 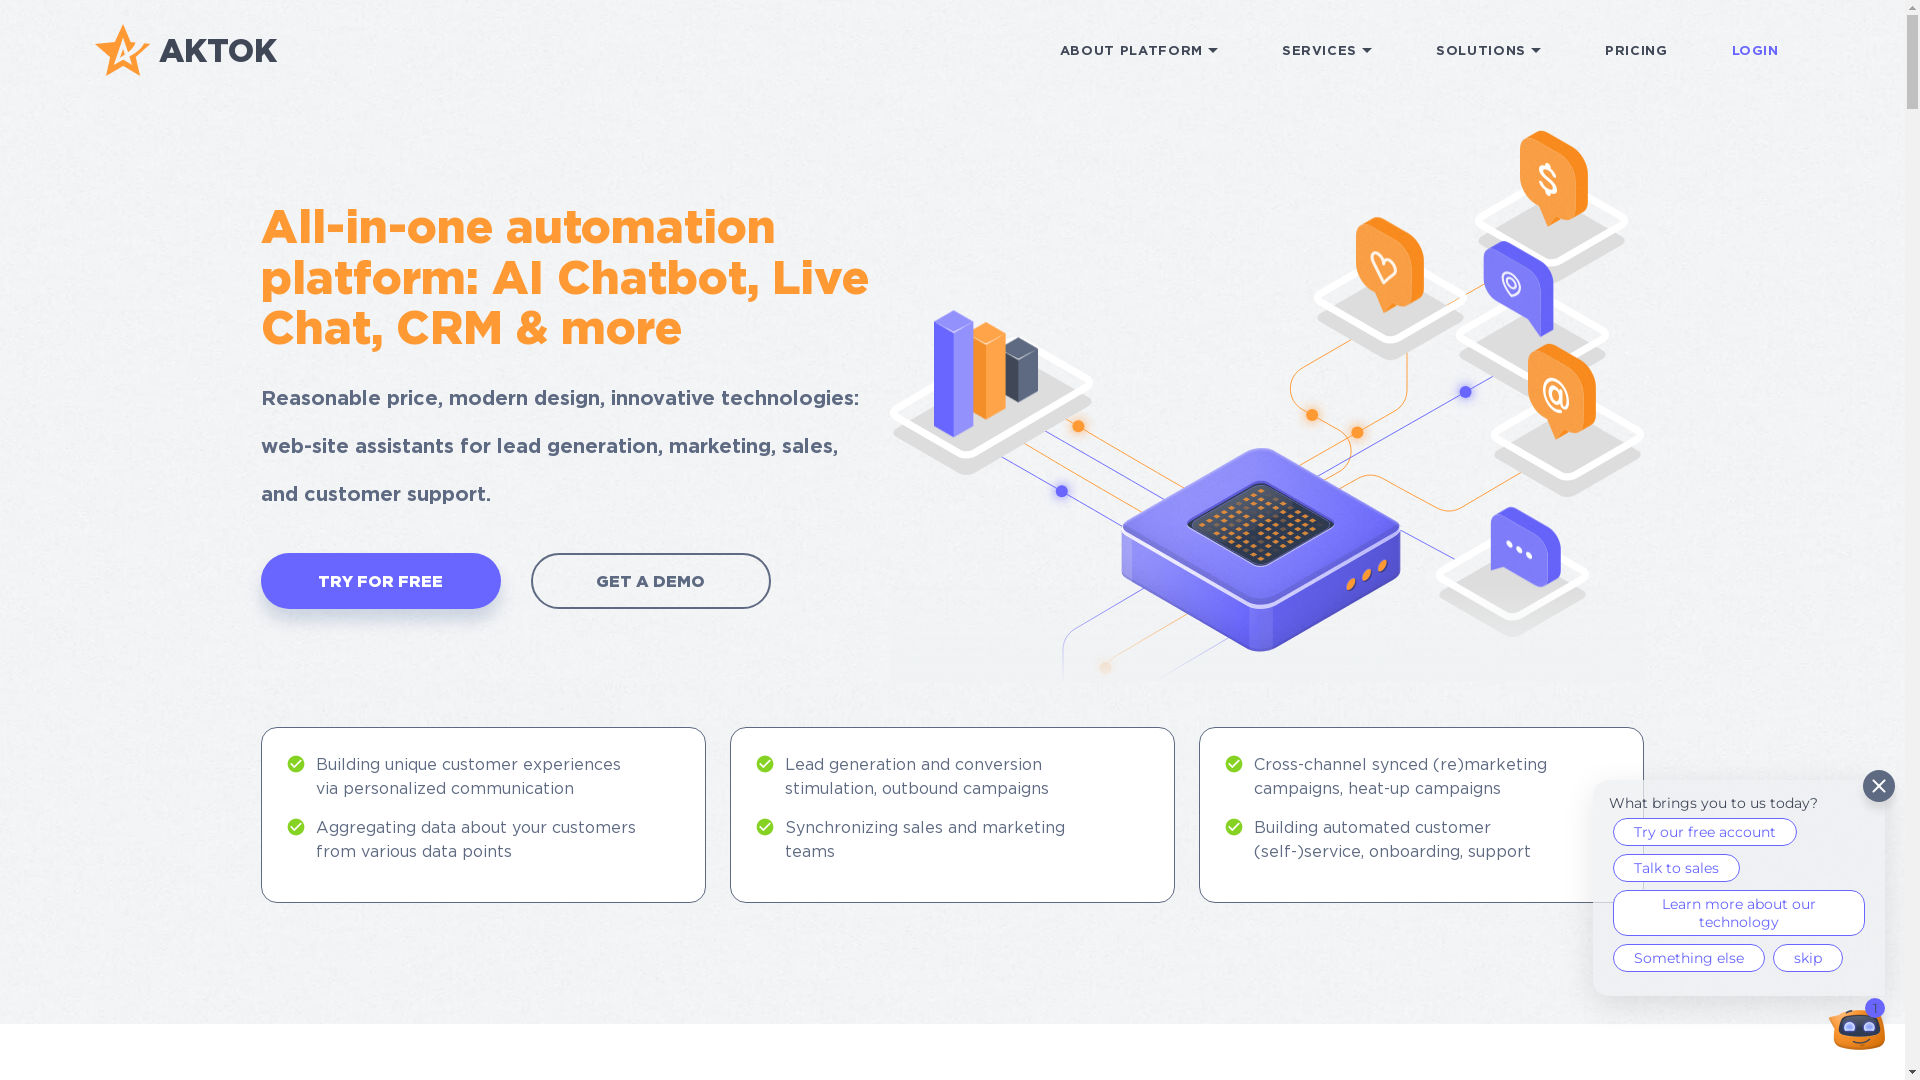 I want to click on 'Talk to sales', so click(x=1676, y=866).